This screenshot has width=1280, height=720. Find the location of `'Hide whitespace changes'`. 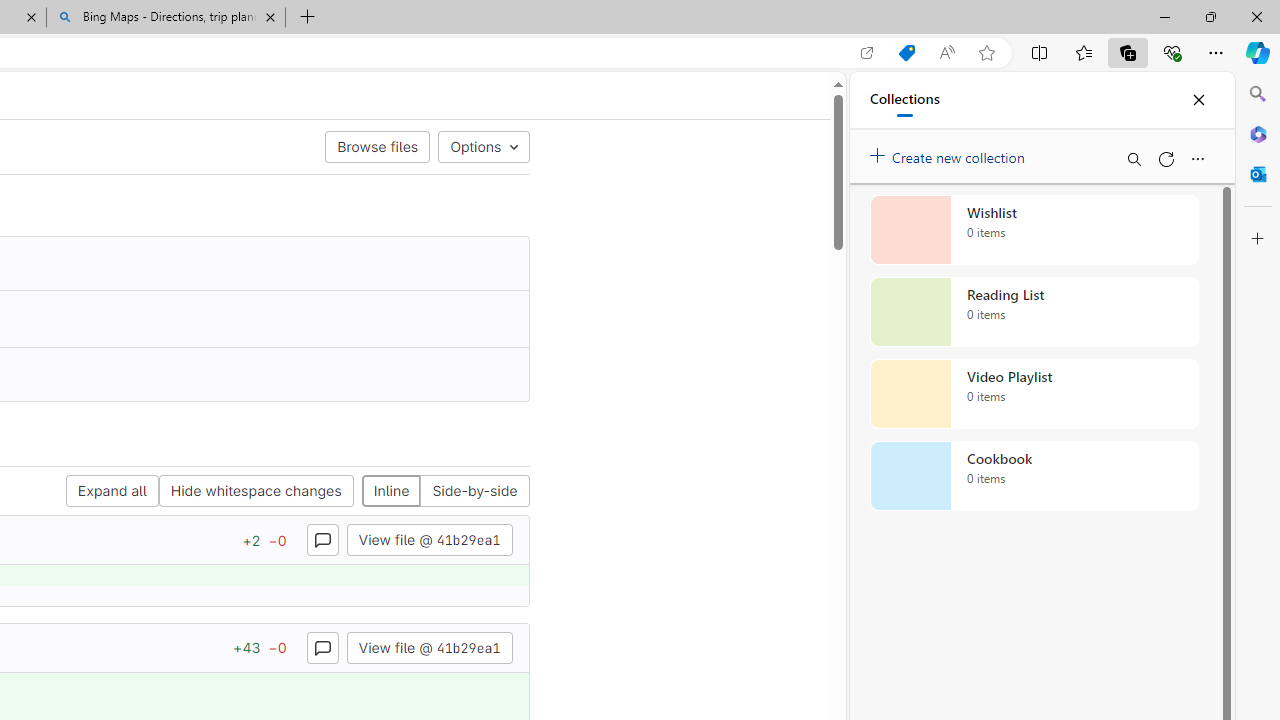

'Hide whitespace changes' is located at coordinates (255, 491).